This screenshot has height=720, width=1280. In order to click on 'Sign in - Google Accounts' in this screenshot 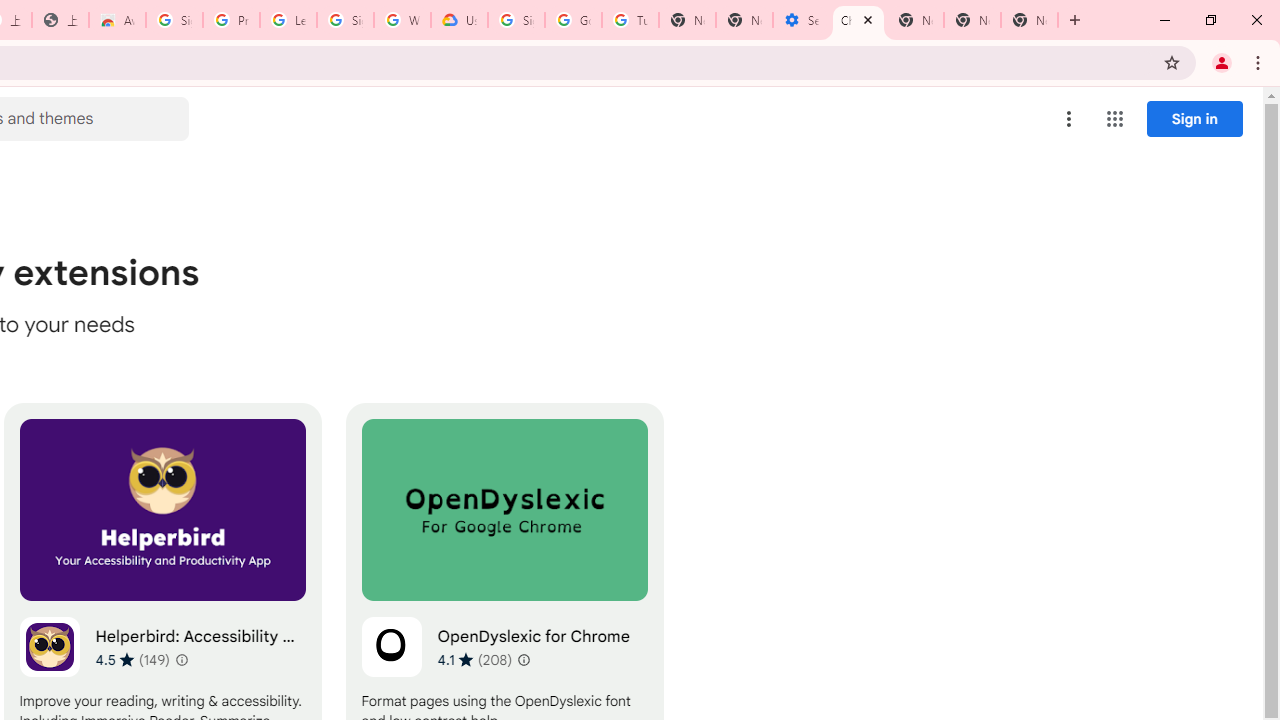, I will do `click(345, 20)`.